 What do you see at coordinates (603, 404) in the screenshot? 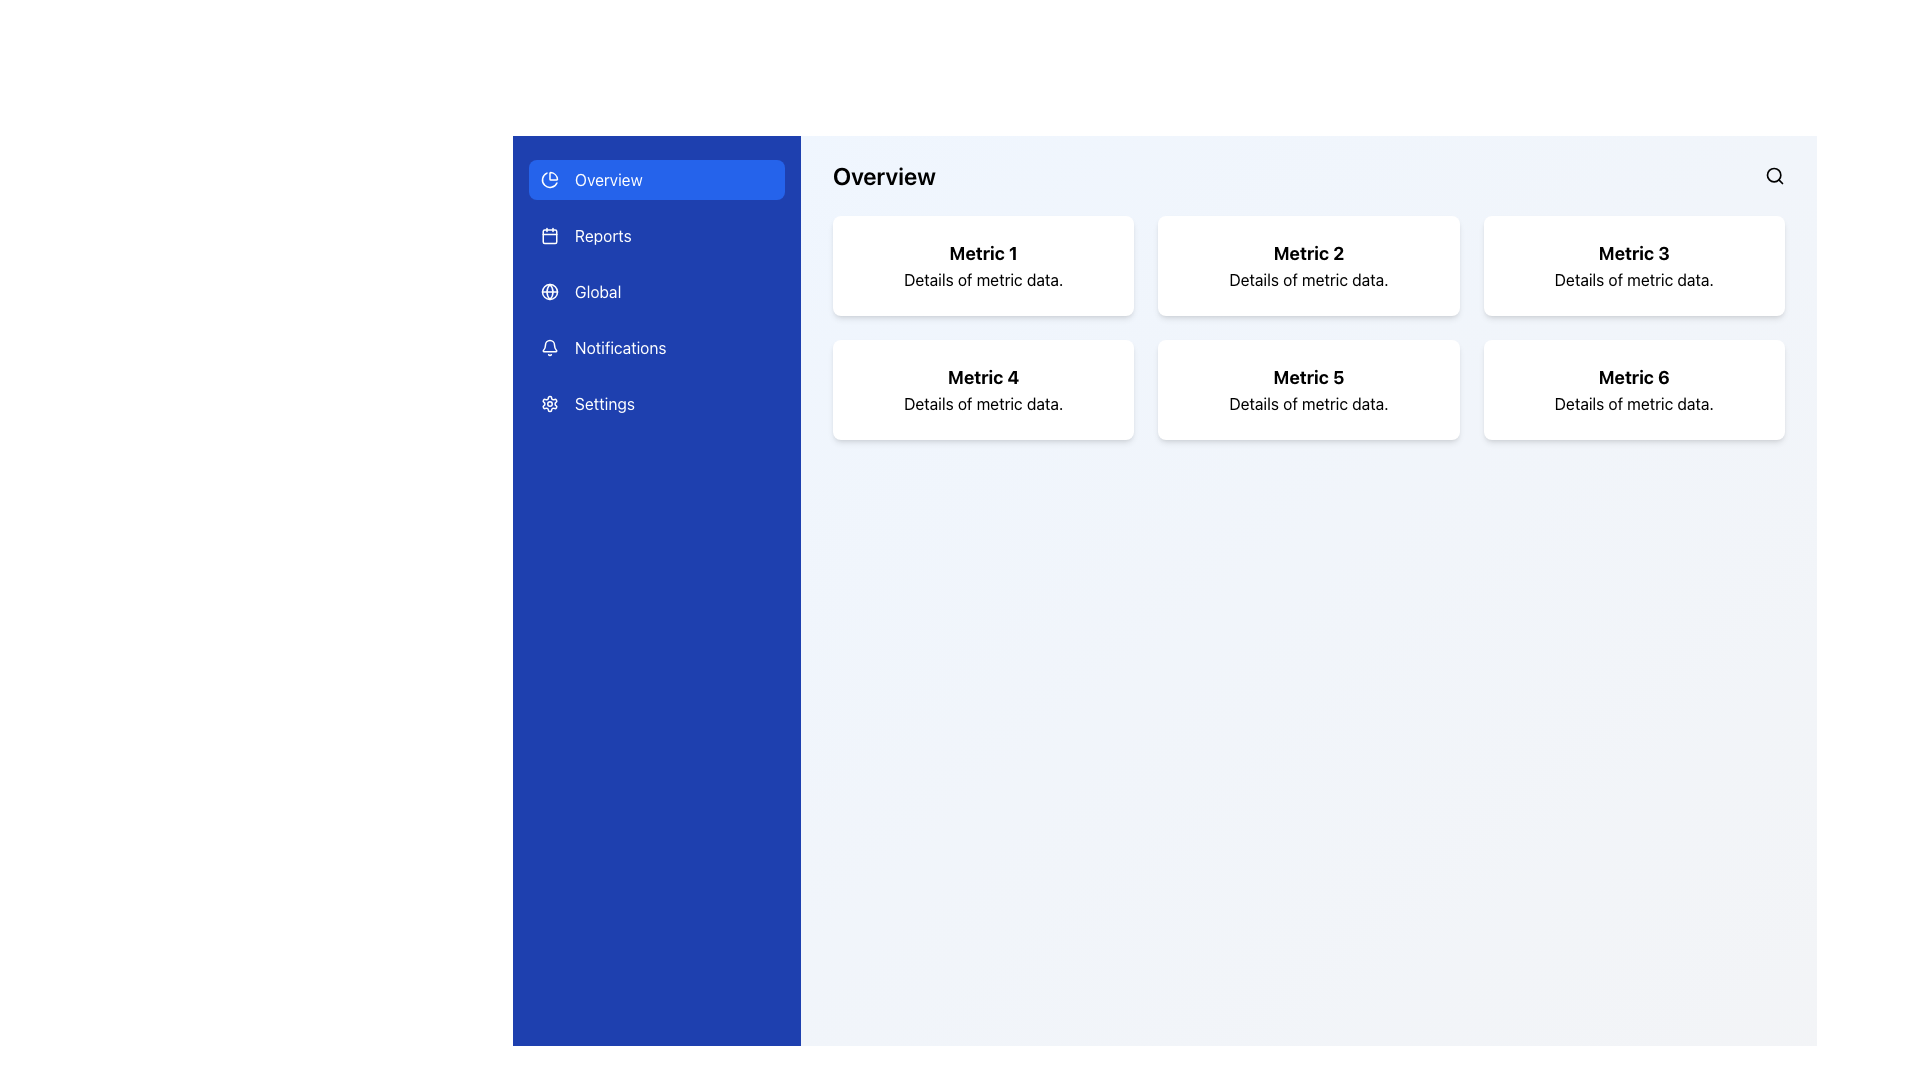
I see `the 'Settings' navigation menu item located below the 'Notifications' menu item` at bounding box center [603, 404].